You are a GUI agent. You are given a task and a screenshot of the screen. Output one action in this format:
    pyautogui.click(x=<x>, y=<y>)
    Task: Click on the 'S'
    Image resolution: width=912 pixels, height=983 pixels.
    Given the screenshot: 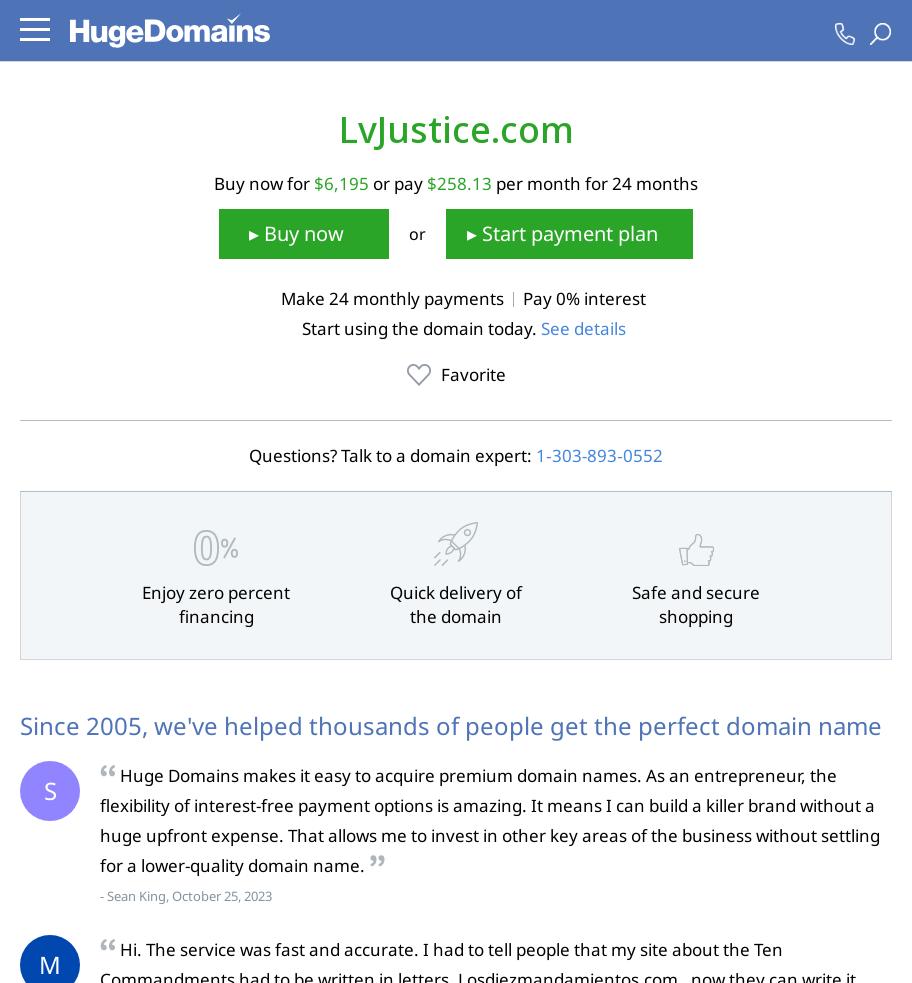 What is the action you would take?
    pyautogui.click(x=48, y=789)
    